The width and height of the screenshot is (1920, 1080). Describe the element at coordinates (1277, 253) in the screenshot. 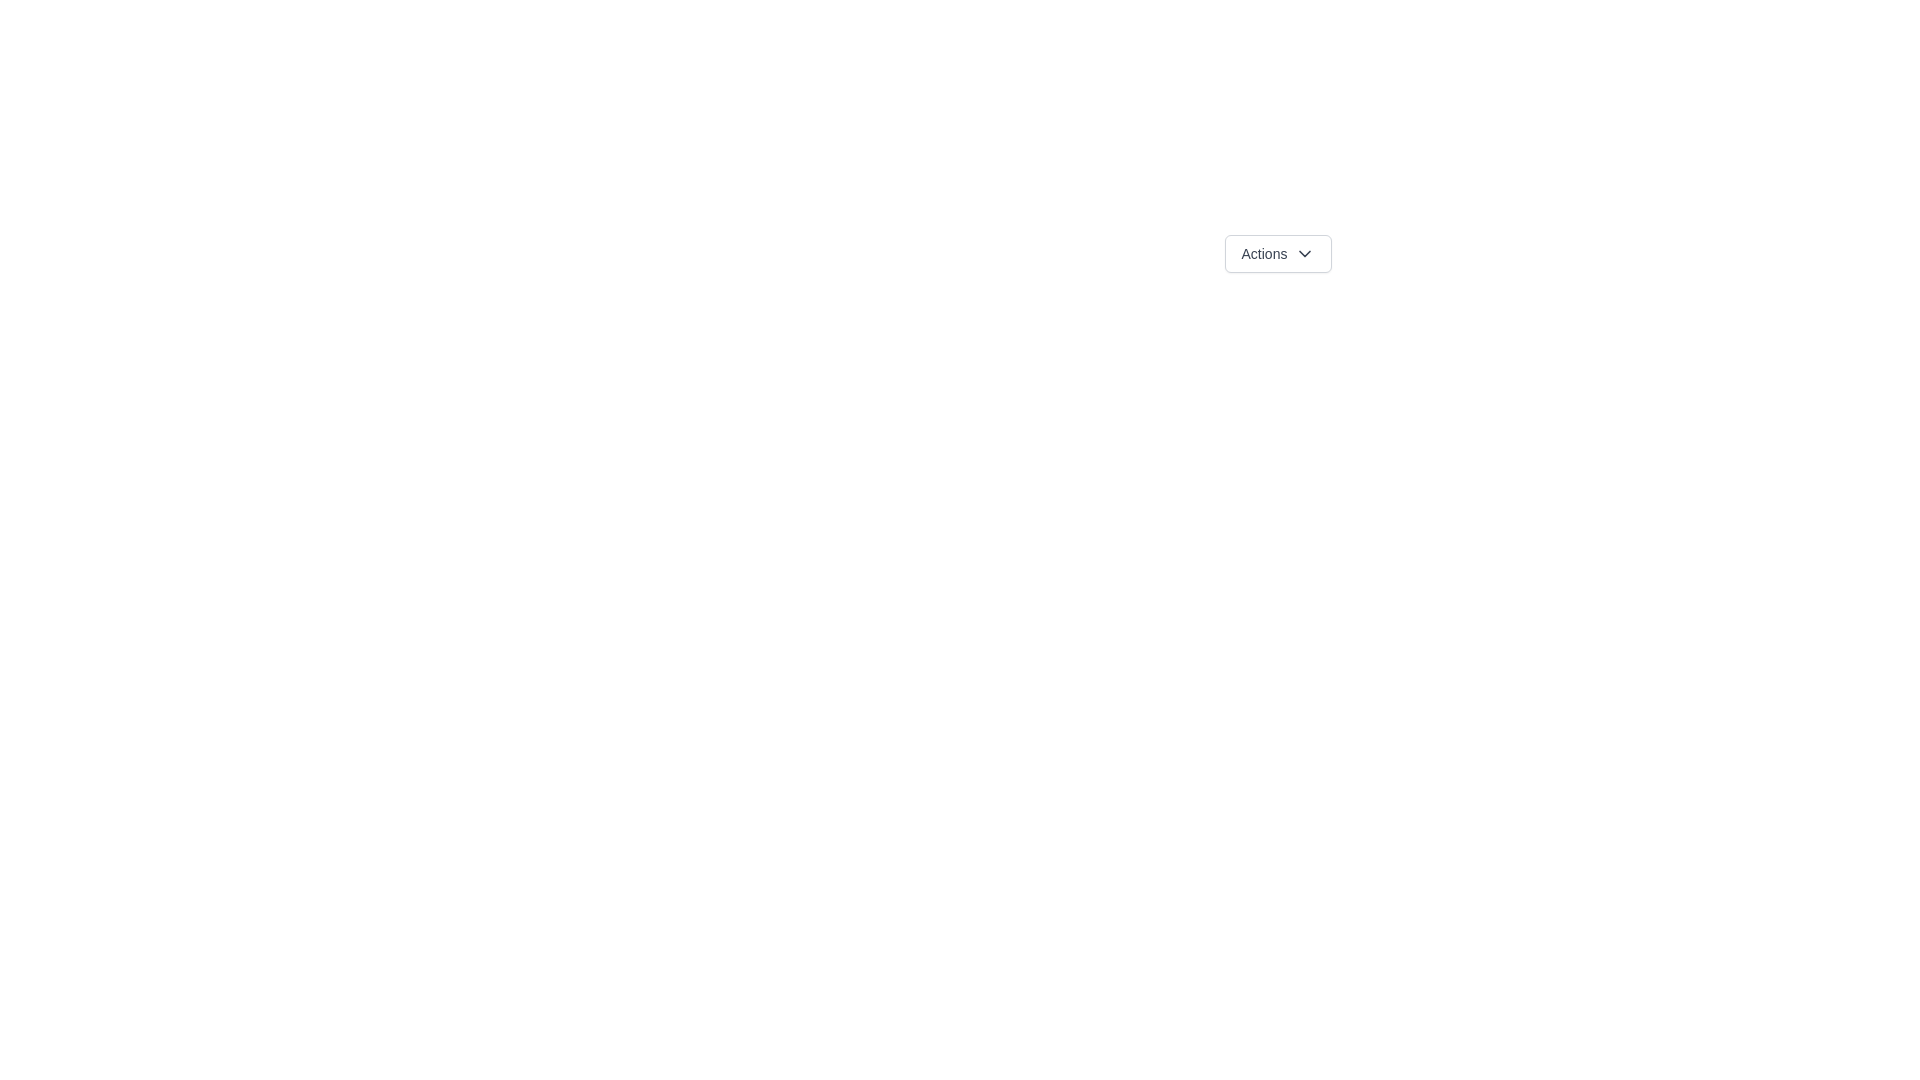

I see `the 'Actions' dropdown button located at the upper-right area of the page` at that location.